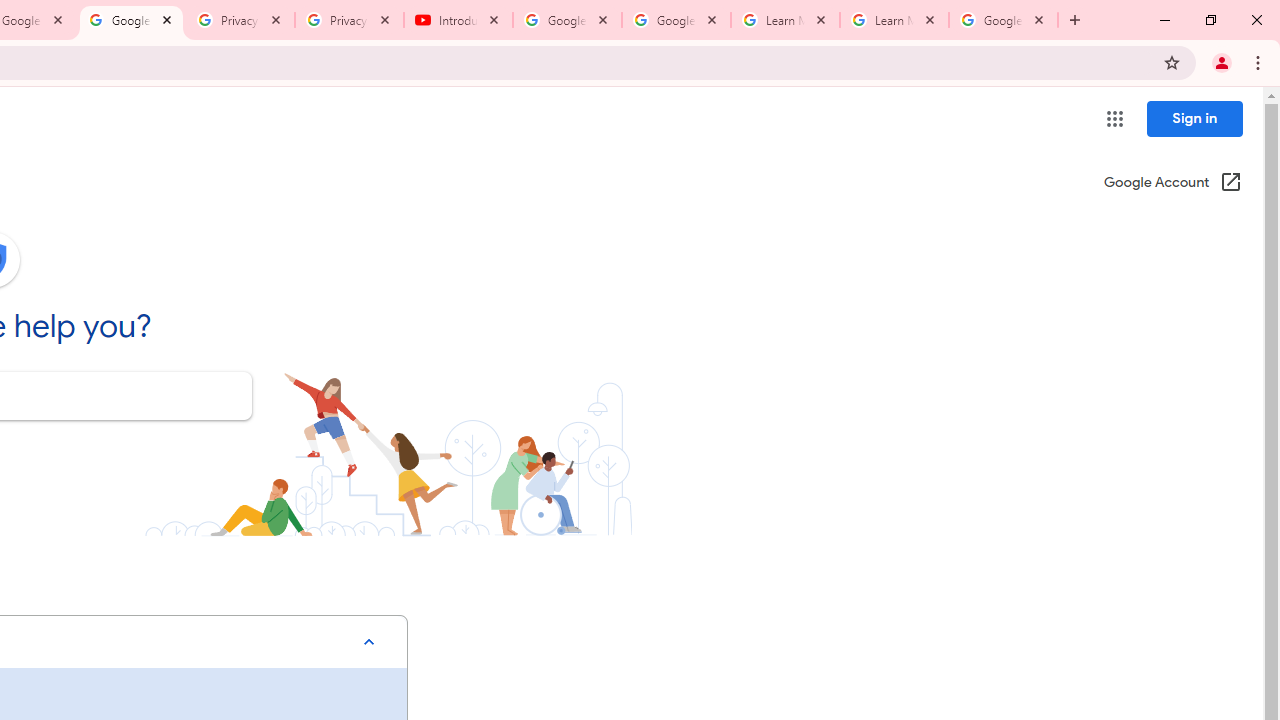 The width and height of the screenshot is (1280, 720). What do you see at coordinates (1173, 183) in the screenshot?
I see `'Google Account (Open in a new window)'` at bounding box center [1173, 183].